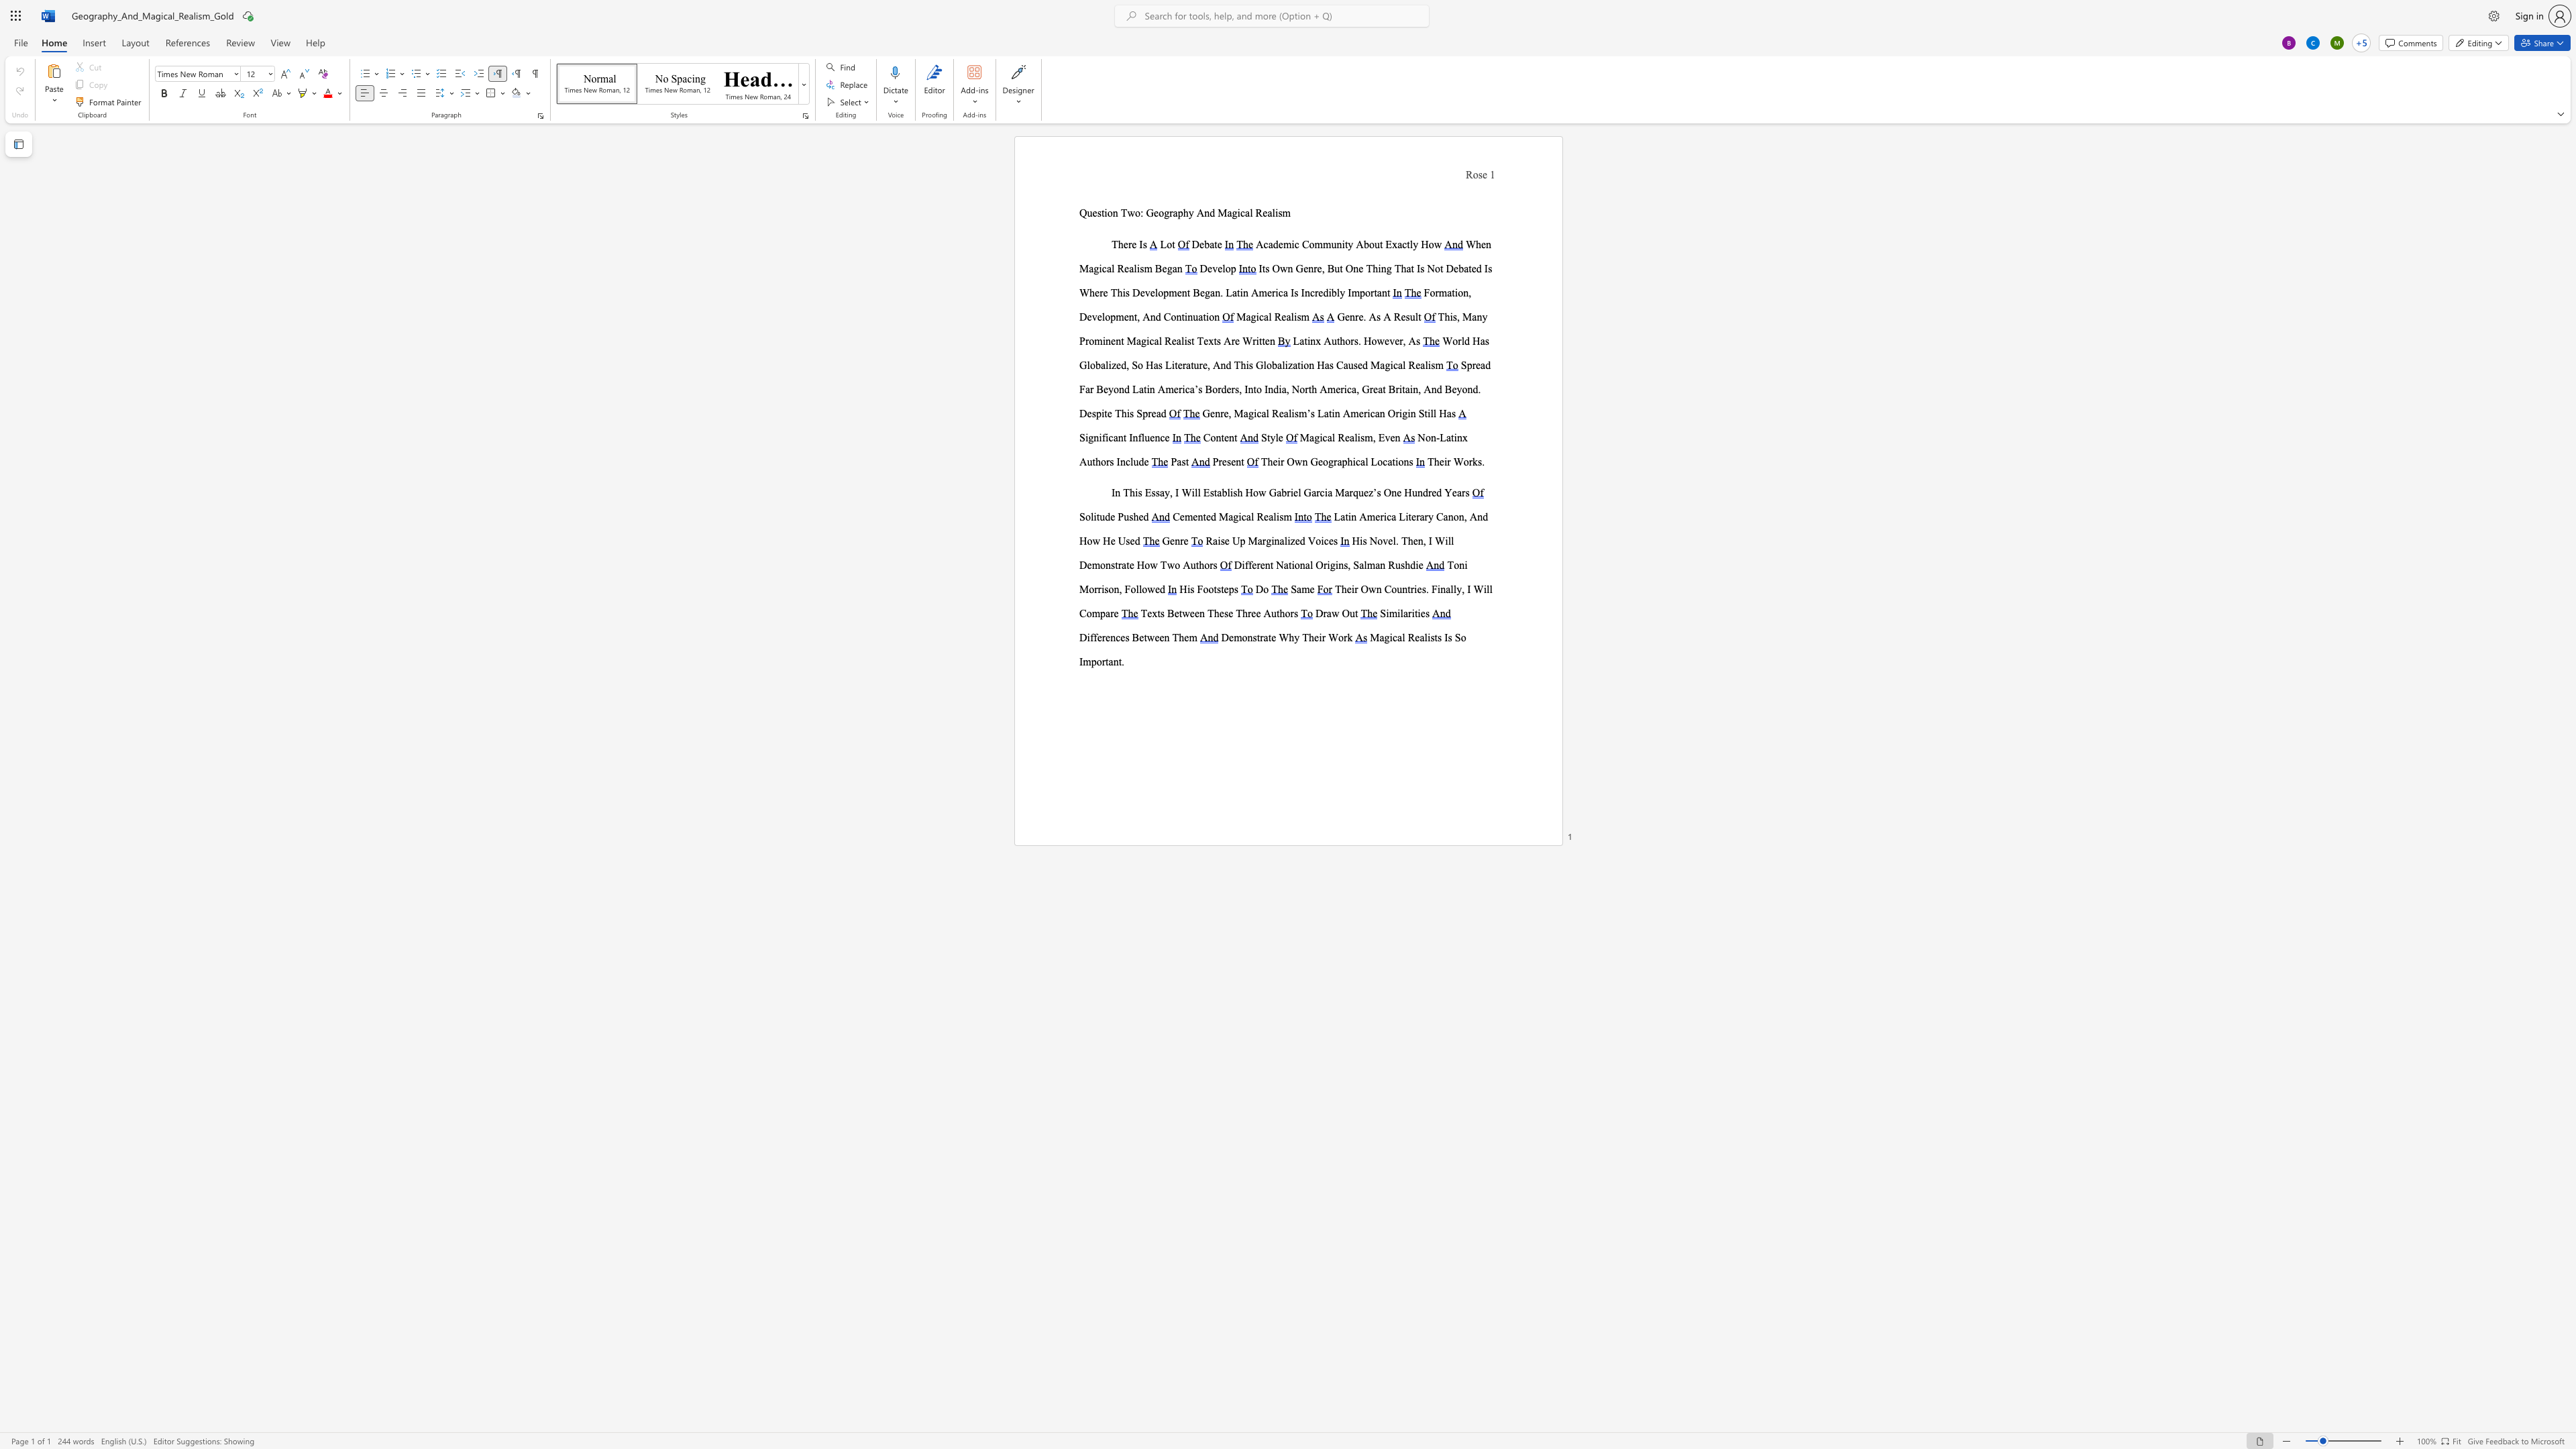 Image resolution: width=2576 pixels, height=1449 pixels. I want to click on the 1th character "i" in the text, so click(1454, 437).